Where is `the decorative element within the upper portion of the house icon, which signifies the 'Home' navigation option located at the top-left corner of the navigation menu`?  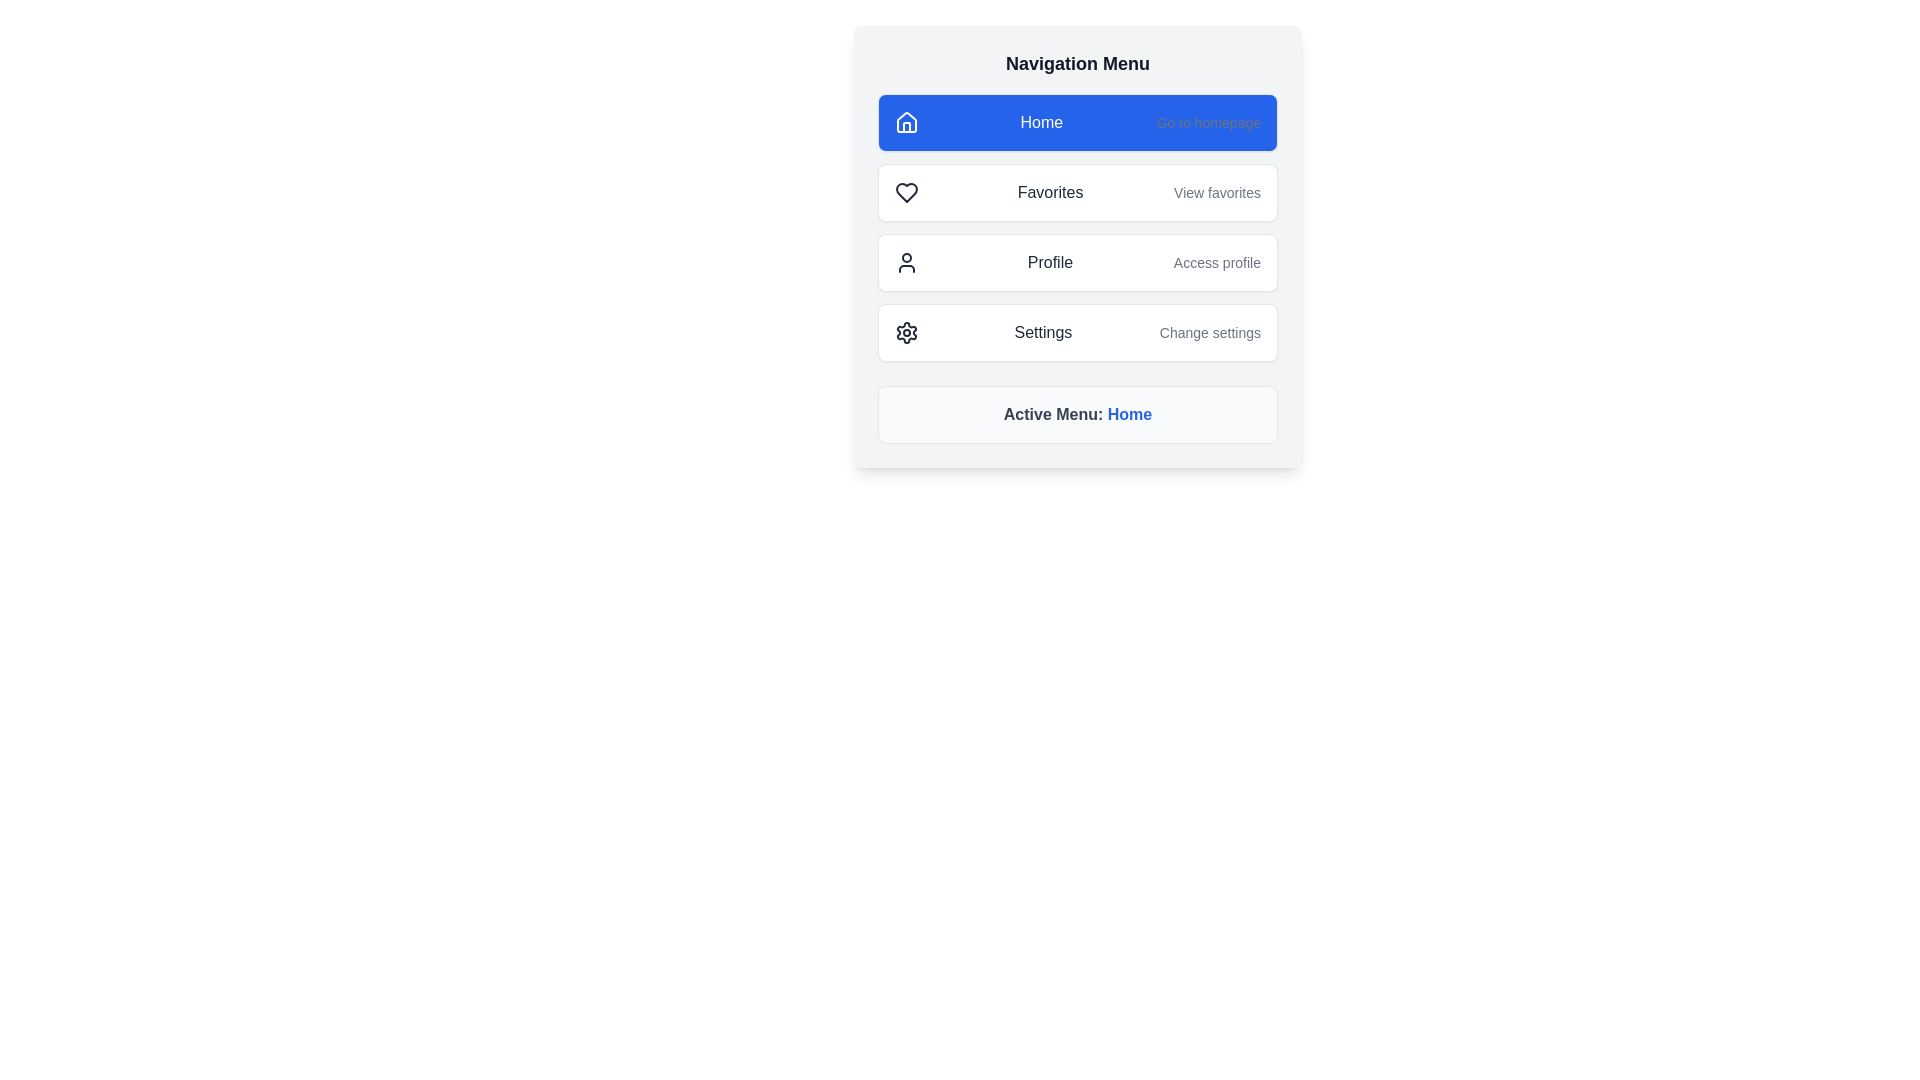
the decorative element within the upper portion of the house icon, which signifies the 'Home' navigation option located at the top-left corner of the navigation menu is located at coordinates (906, 127).